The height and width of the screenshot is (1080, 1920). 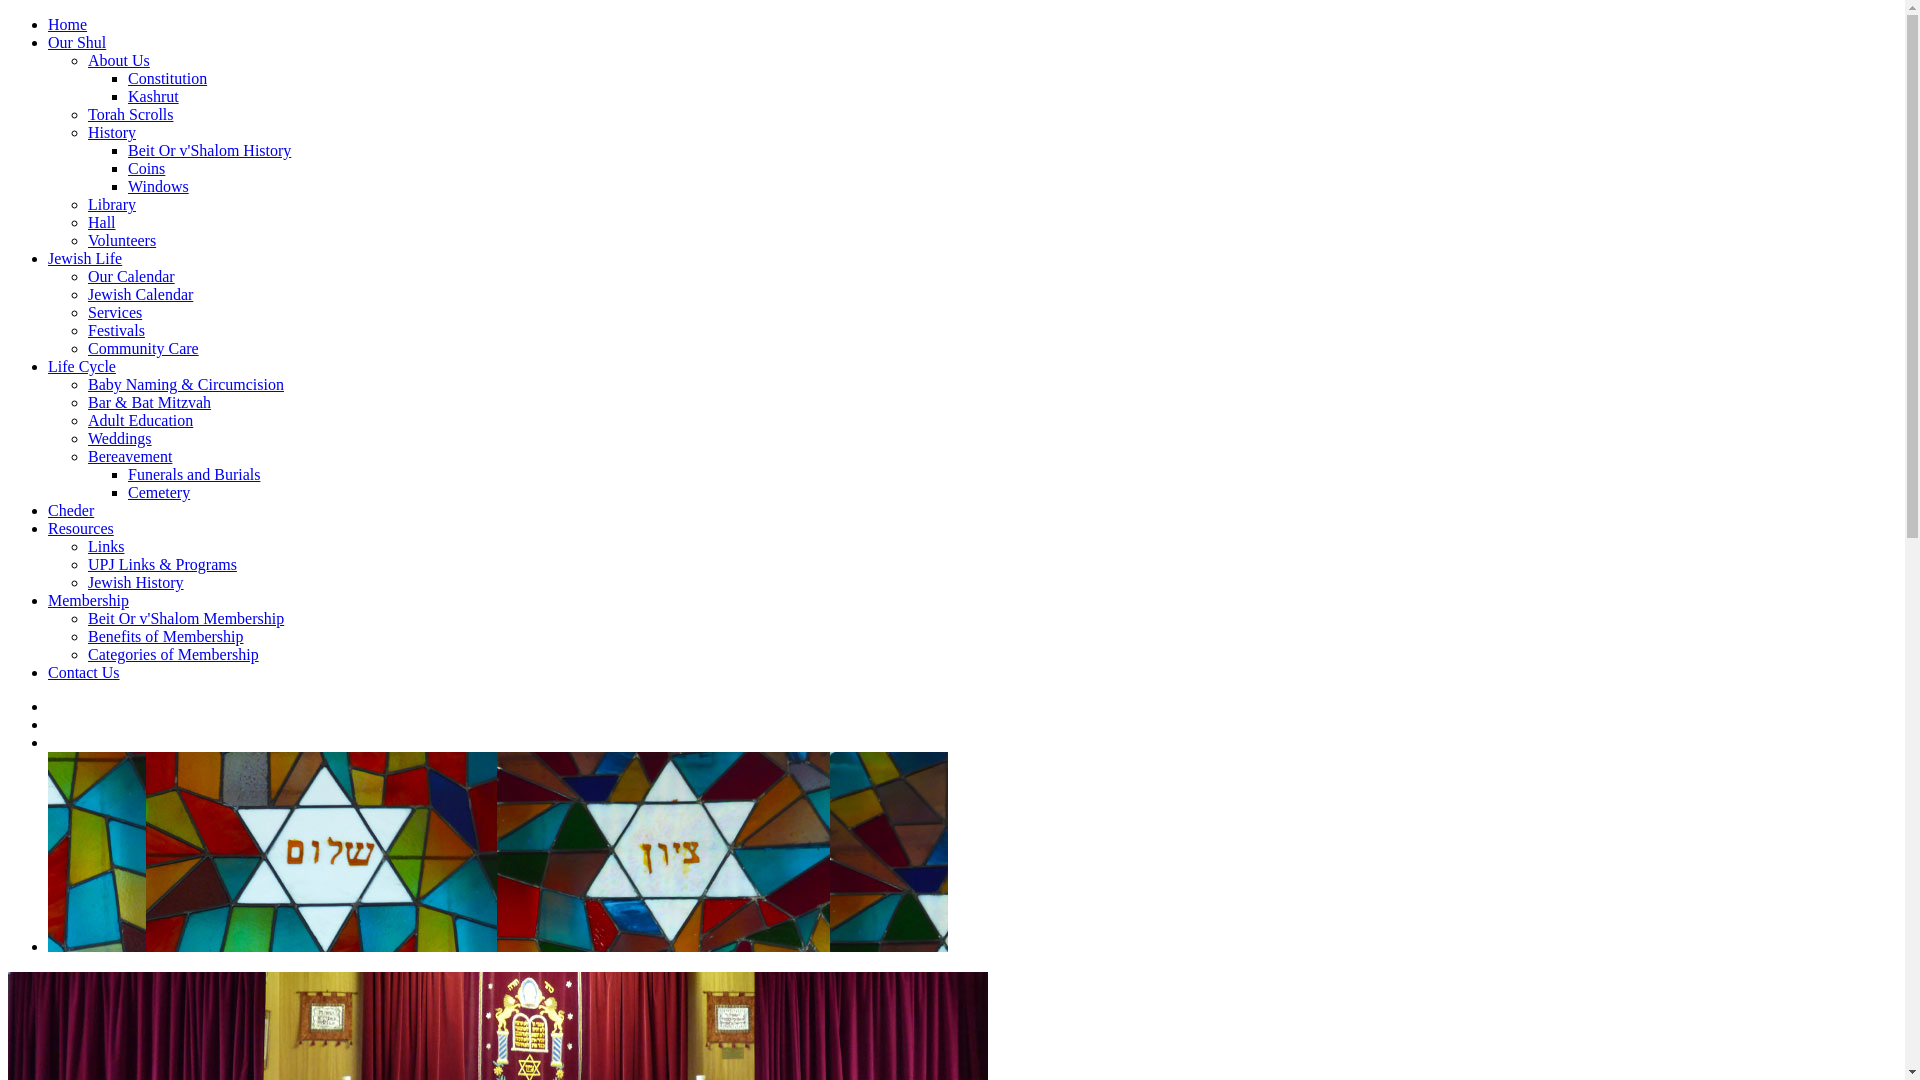 I want to click on 'Adult Education', so click(x=139, y=419).